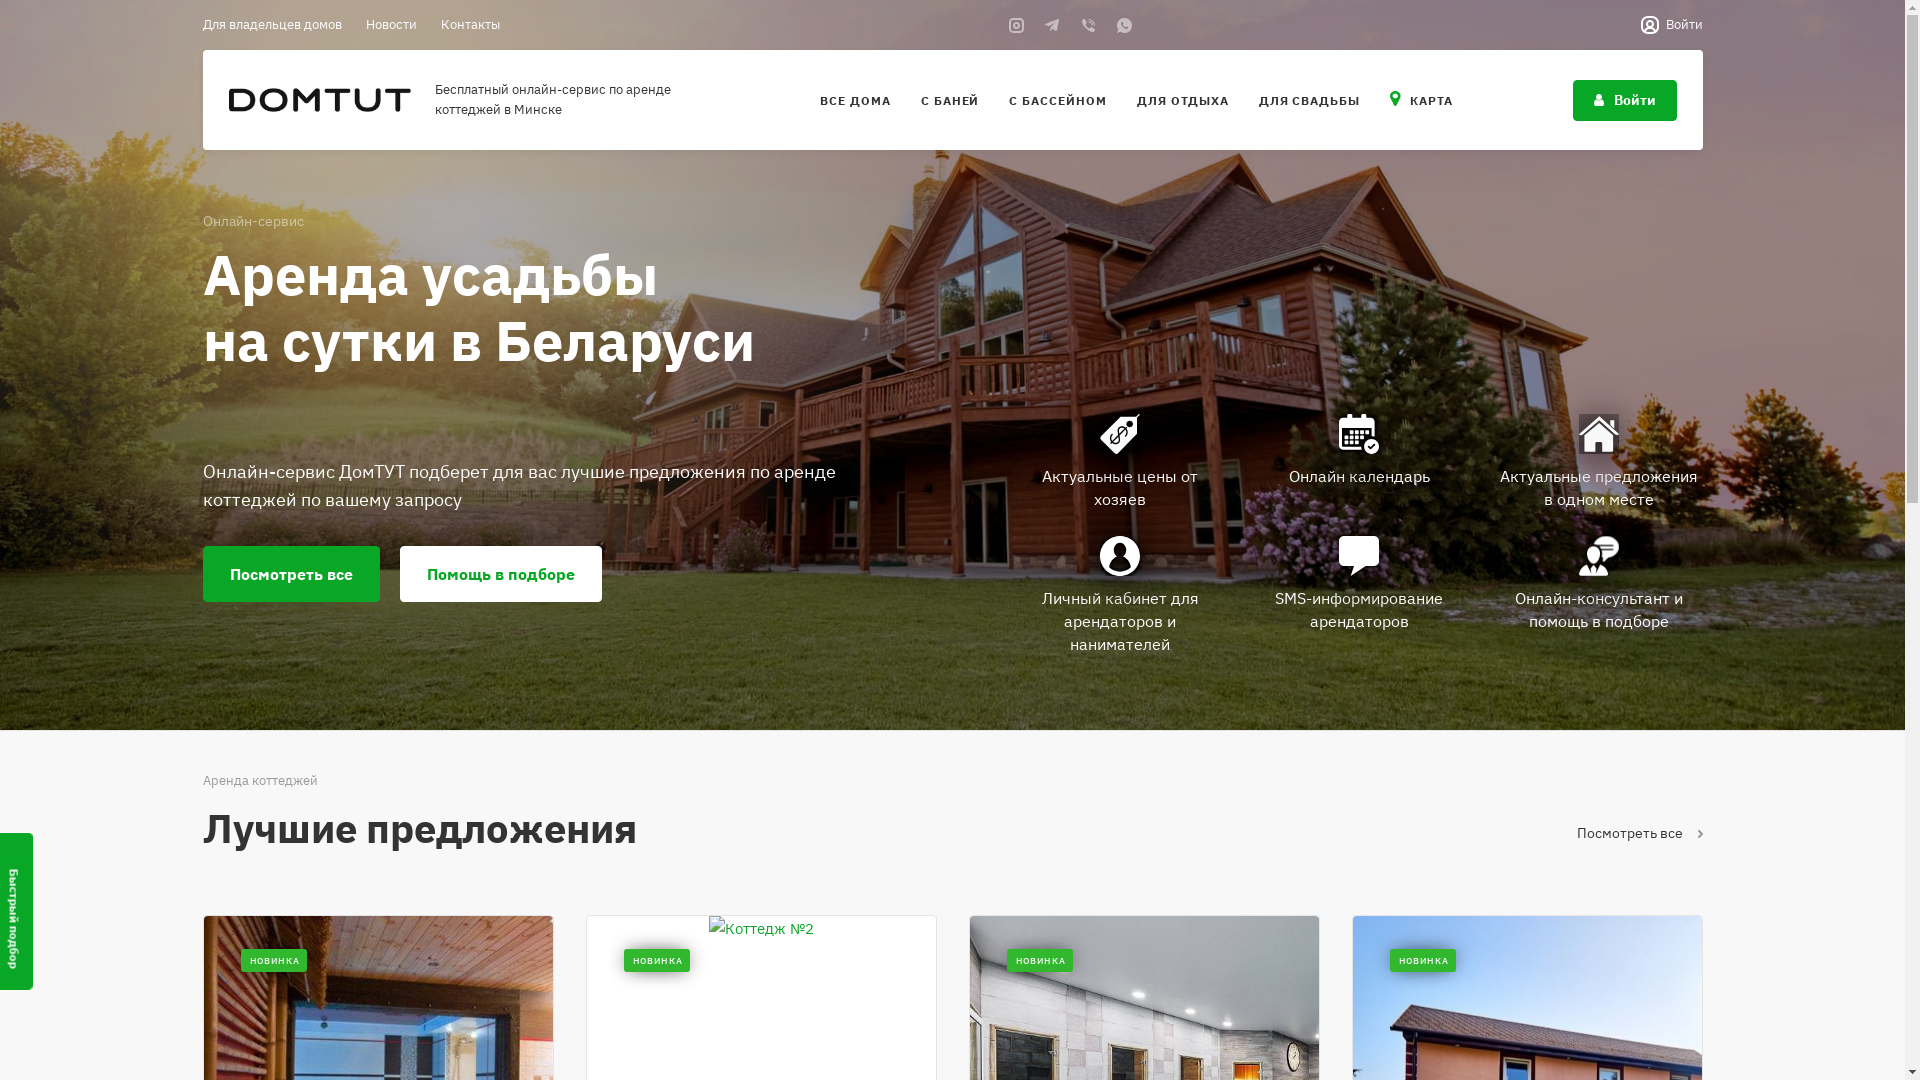 Image resolution: width=1920 pixels, height=1080 pixels. Describe the element at coordinates (1050, 24) in the screenshot. I see `'Telegram'` at that location.